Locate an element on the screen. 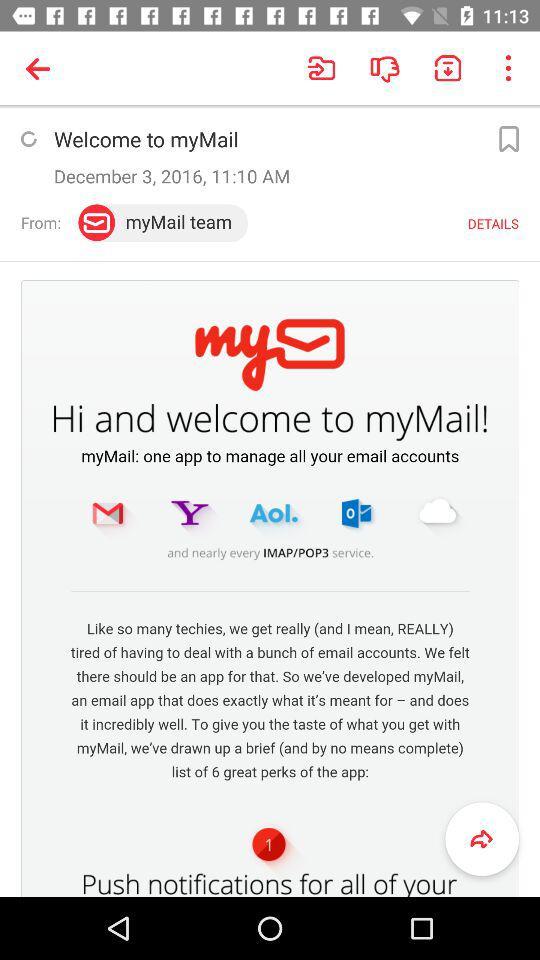  the bookmark icon is located at coordinates (508, 138).